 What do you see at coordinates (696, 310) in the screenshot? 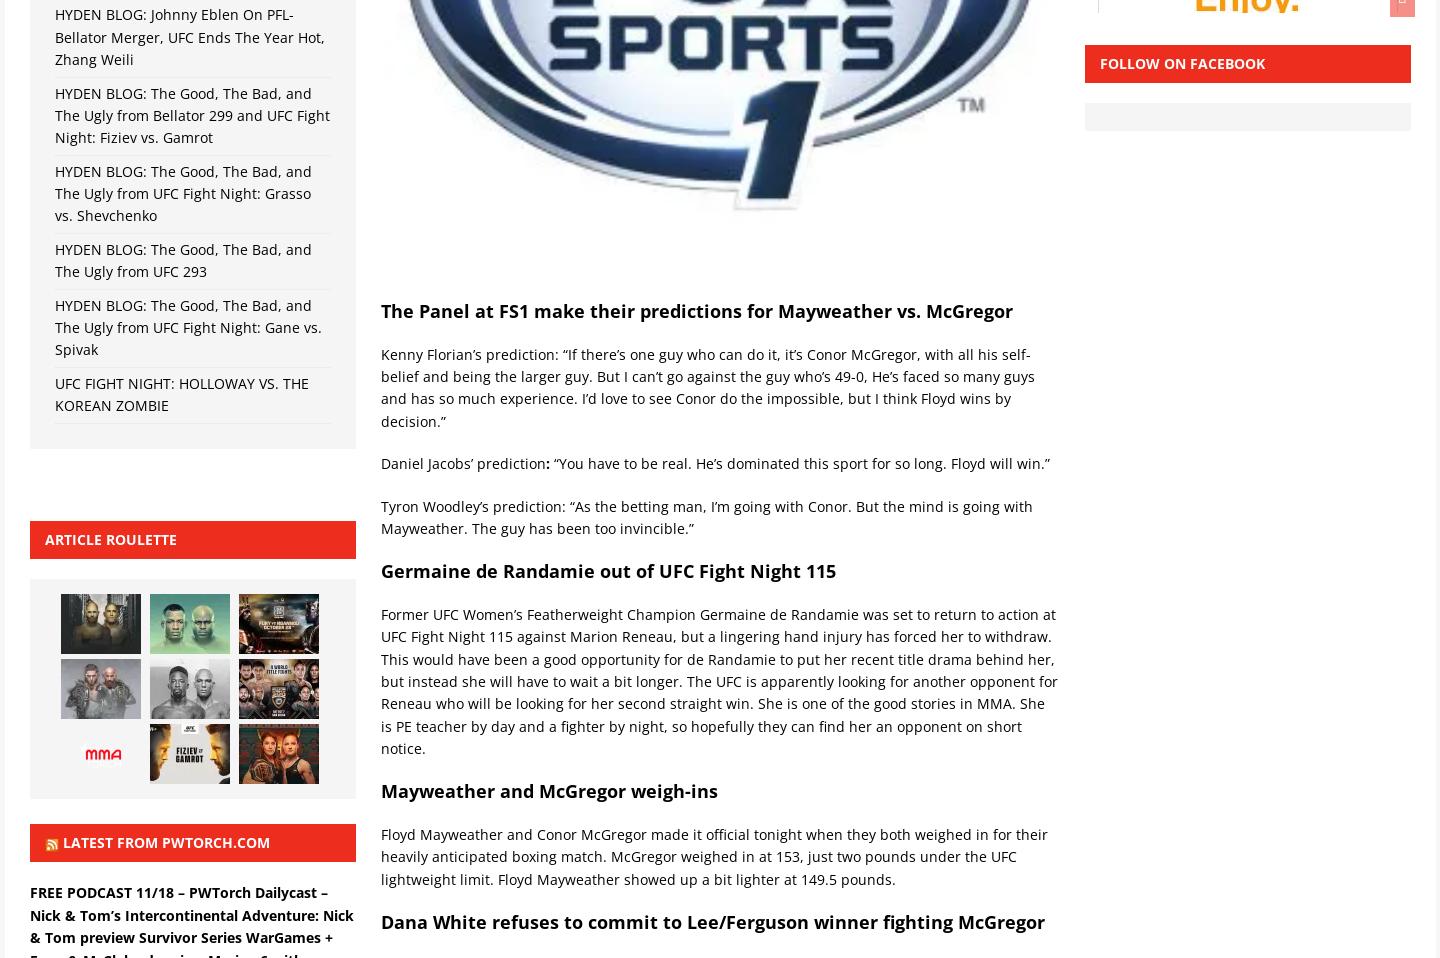
I see `'The Panel at FS1 make their predictions for Mayweather vs. McGregor'` at bounding box center [696, 310].